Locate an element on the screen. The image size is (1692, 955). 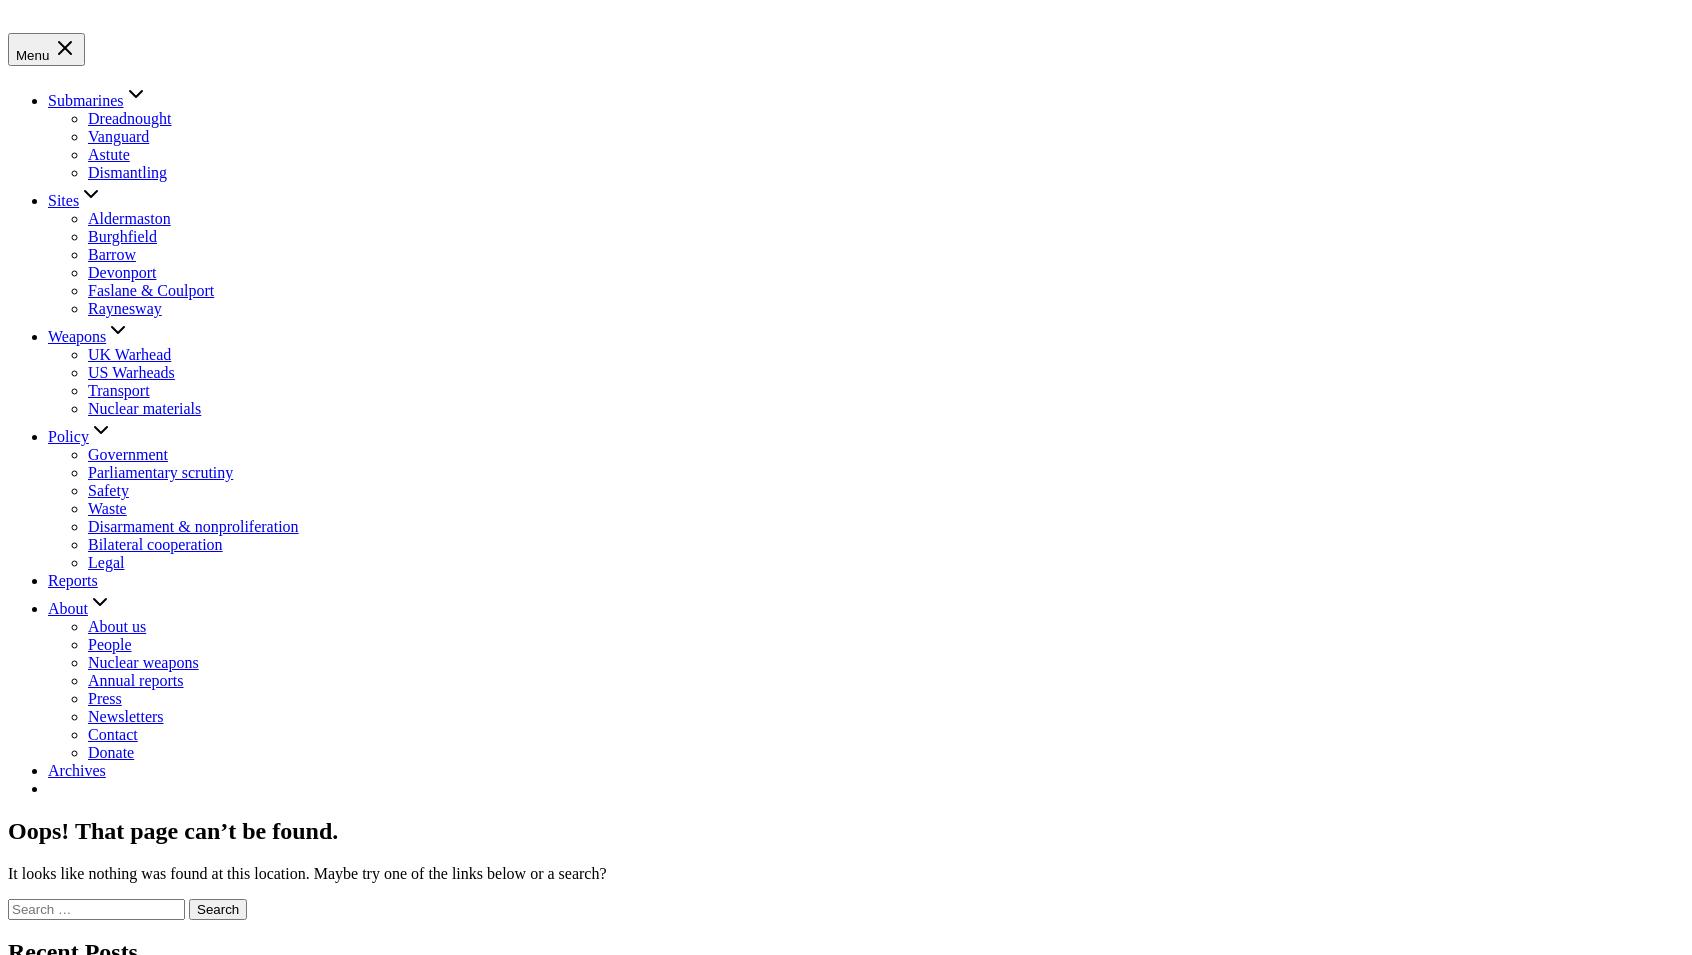
'Government' is located at coordinates (127, 452).